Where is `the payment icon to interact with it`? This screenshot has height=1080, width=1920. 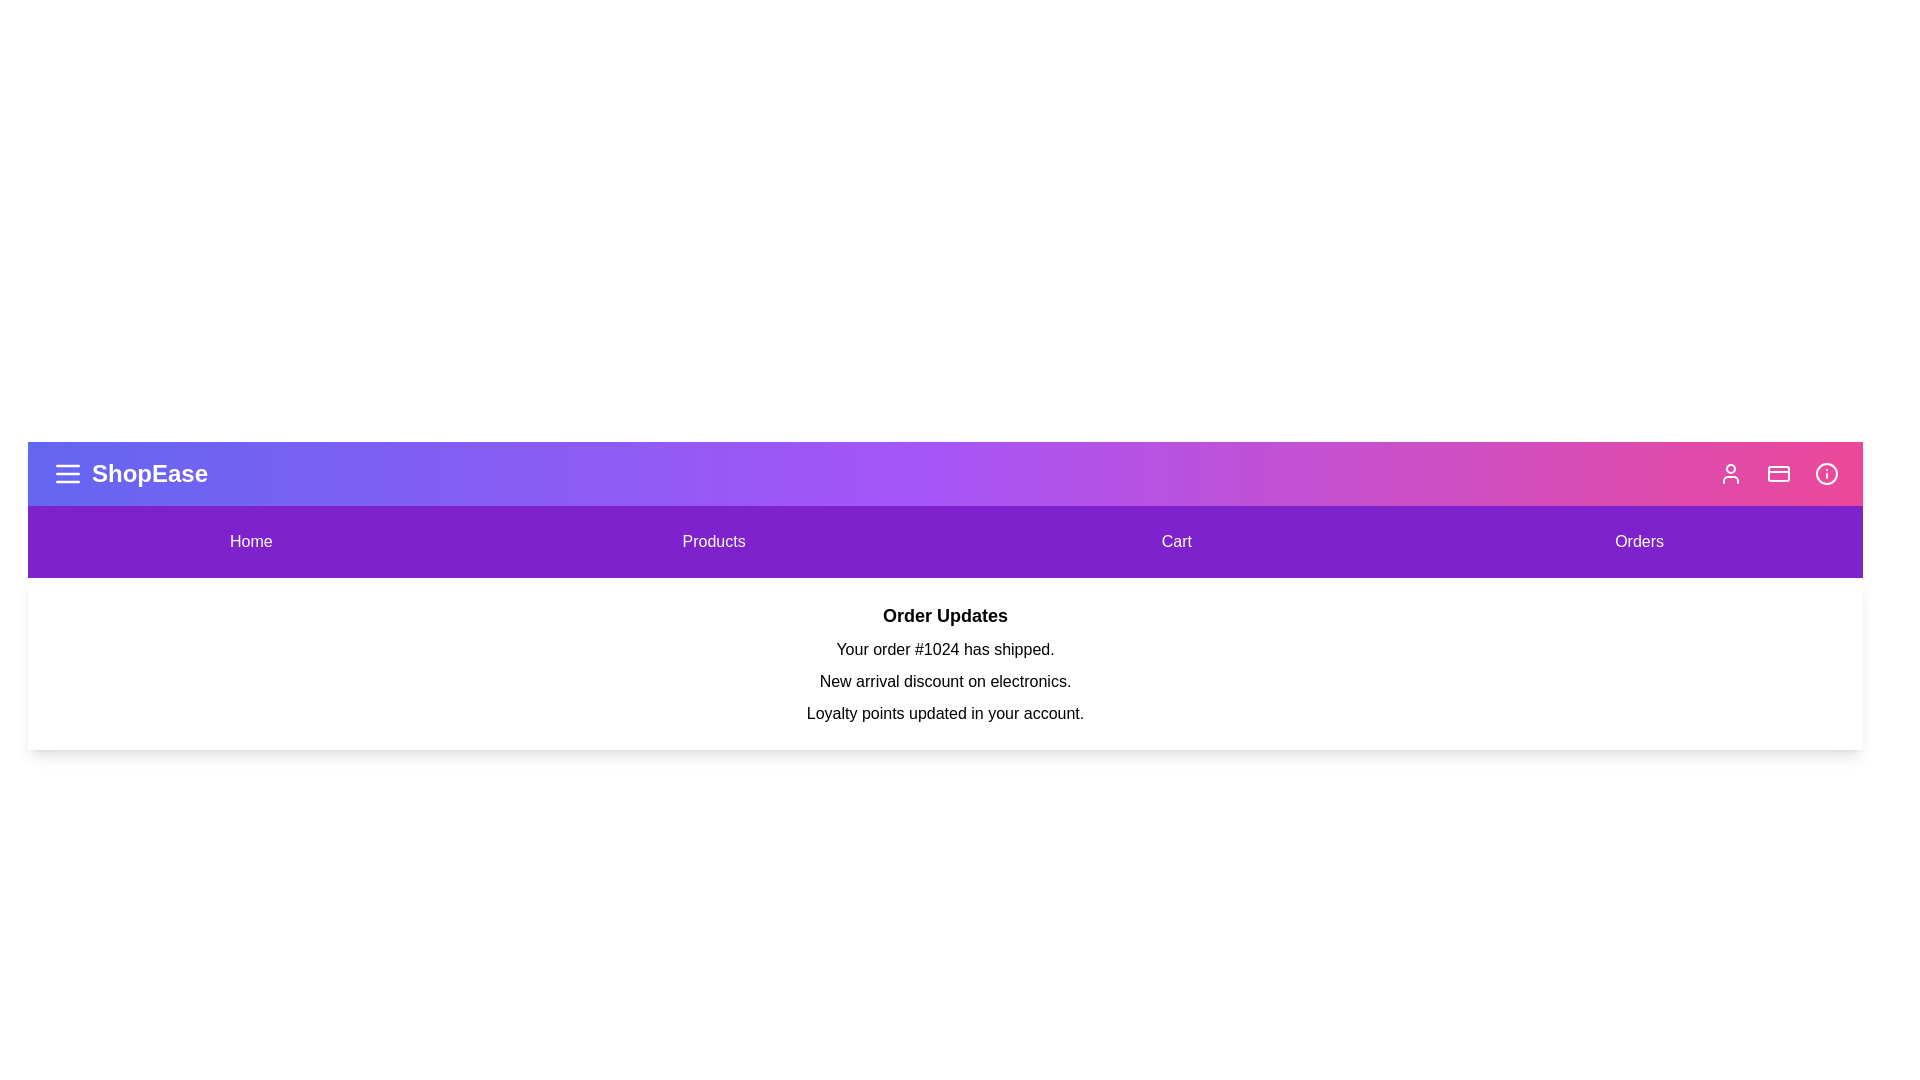
the payment icon to interact with it is located at coordinates (1779, 474).